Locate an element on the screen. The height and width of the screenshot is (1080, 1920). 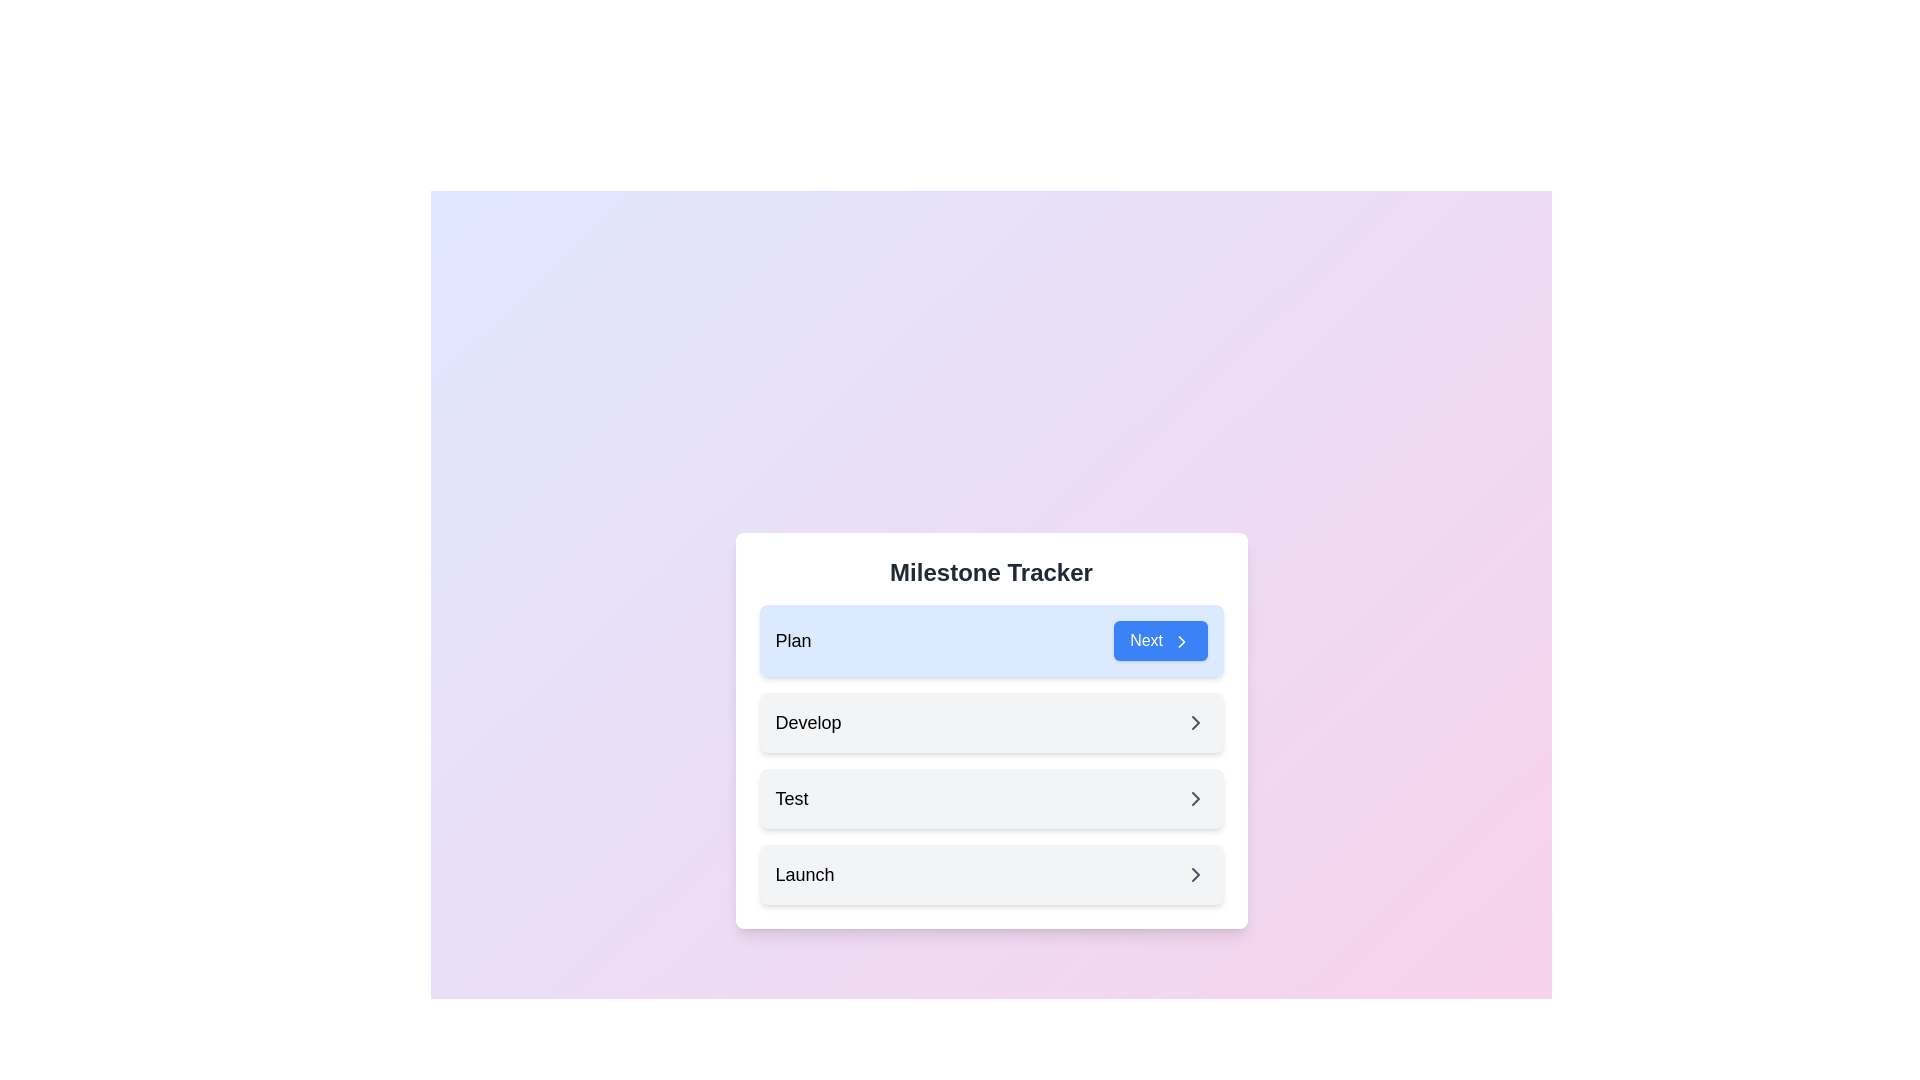
the small right-facing chevron arrow icon located on the right side of the 'Develop' row in the Milestone Tracker, which indicates progression or access to more information is located at coordinates (1195, 722).